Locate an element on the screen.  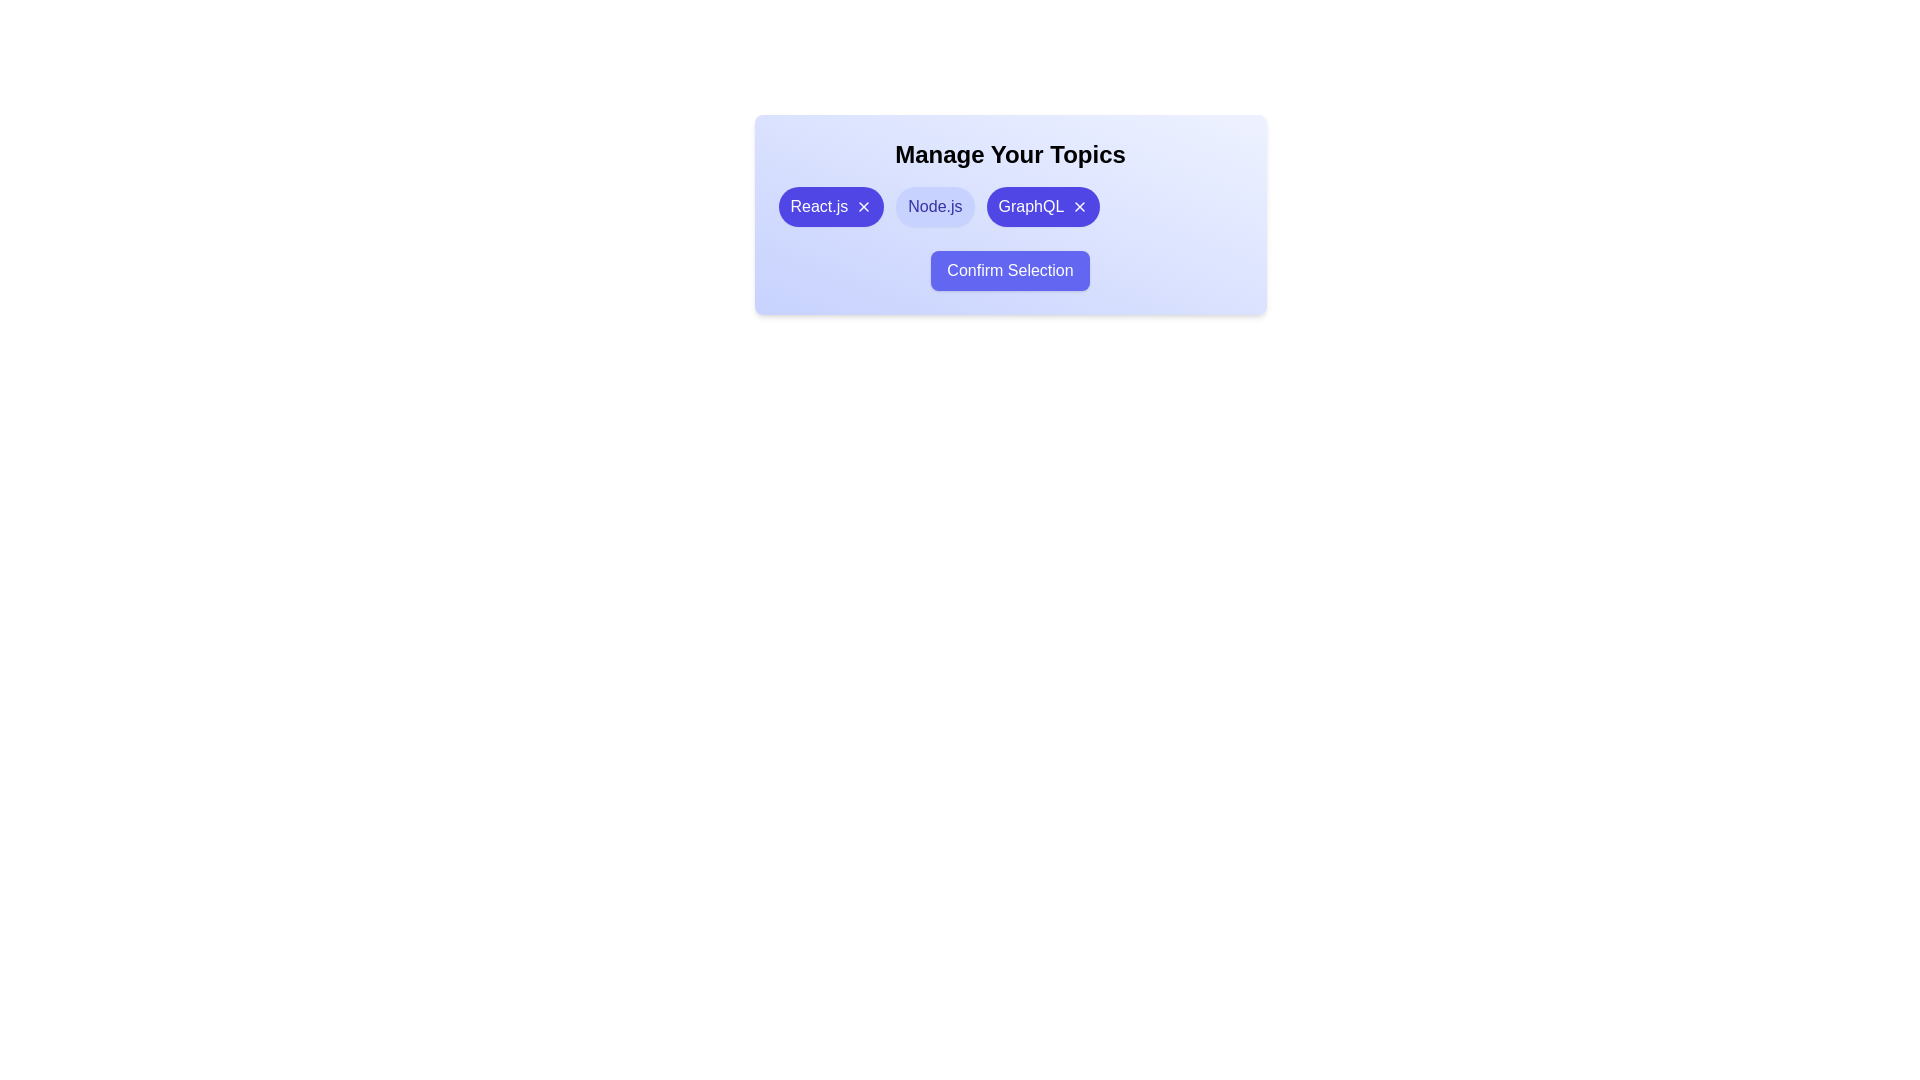
the close icon of the chip labeled React.js is located at coordinates (864, 207).